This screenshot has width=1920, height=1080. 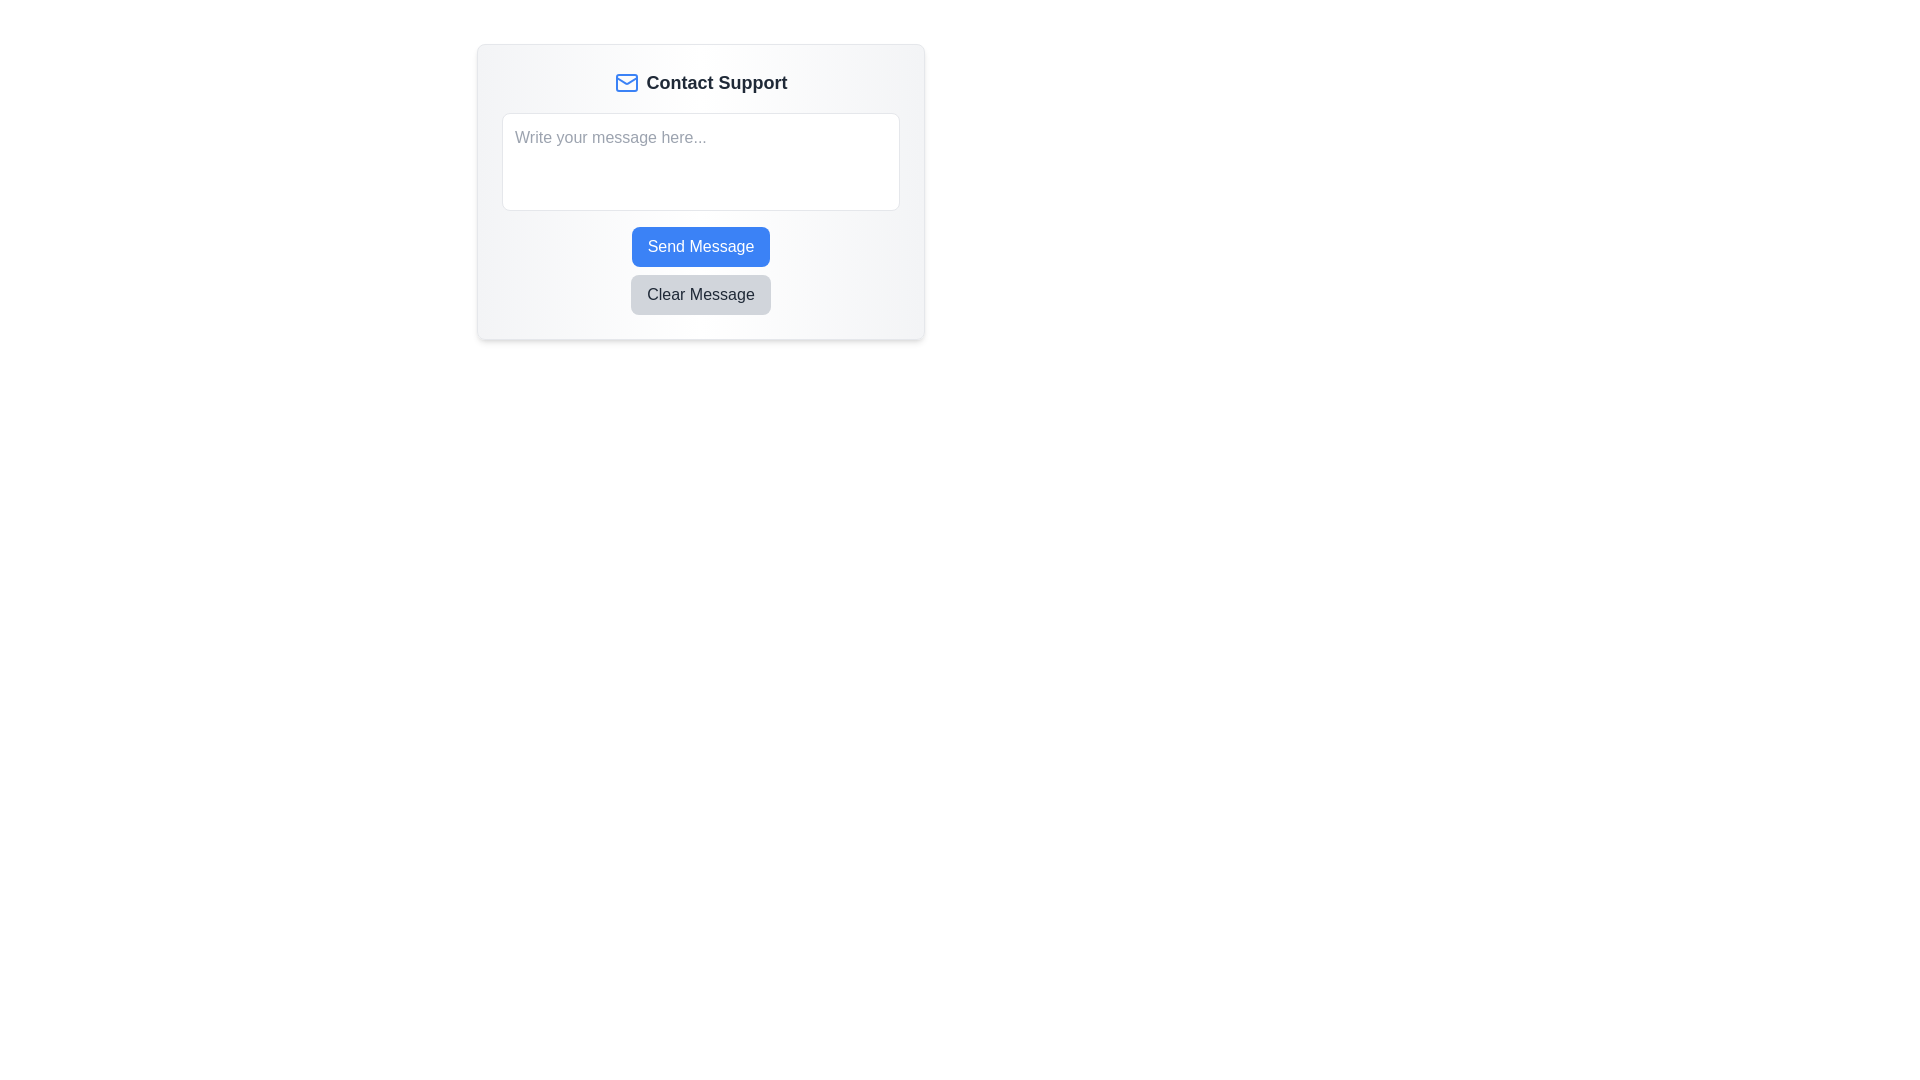 I want to click on the 'Send Message' button to view the focus ring effect, so click(x=700, y=245).